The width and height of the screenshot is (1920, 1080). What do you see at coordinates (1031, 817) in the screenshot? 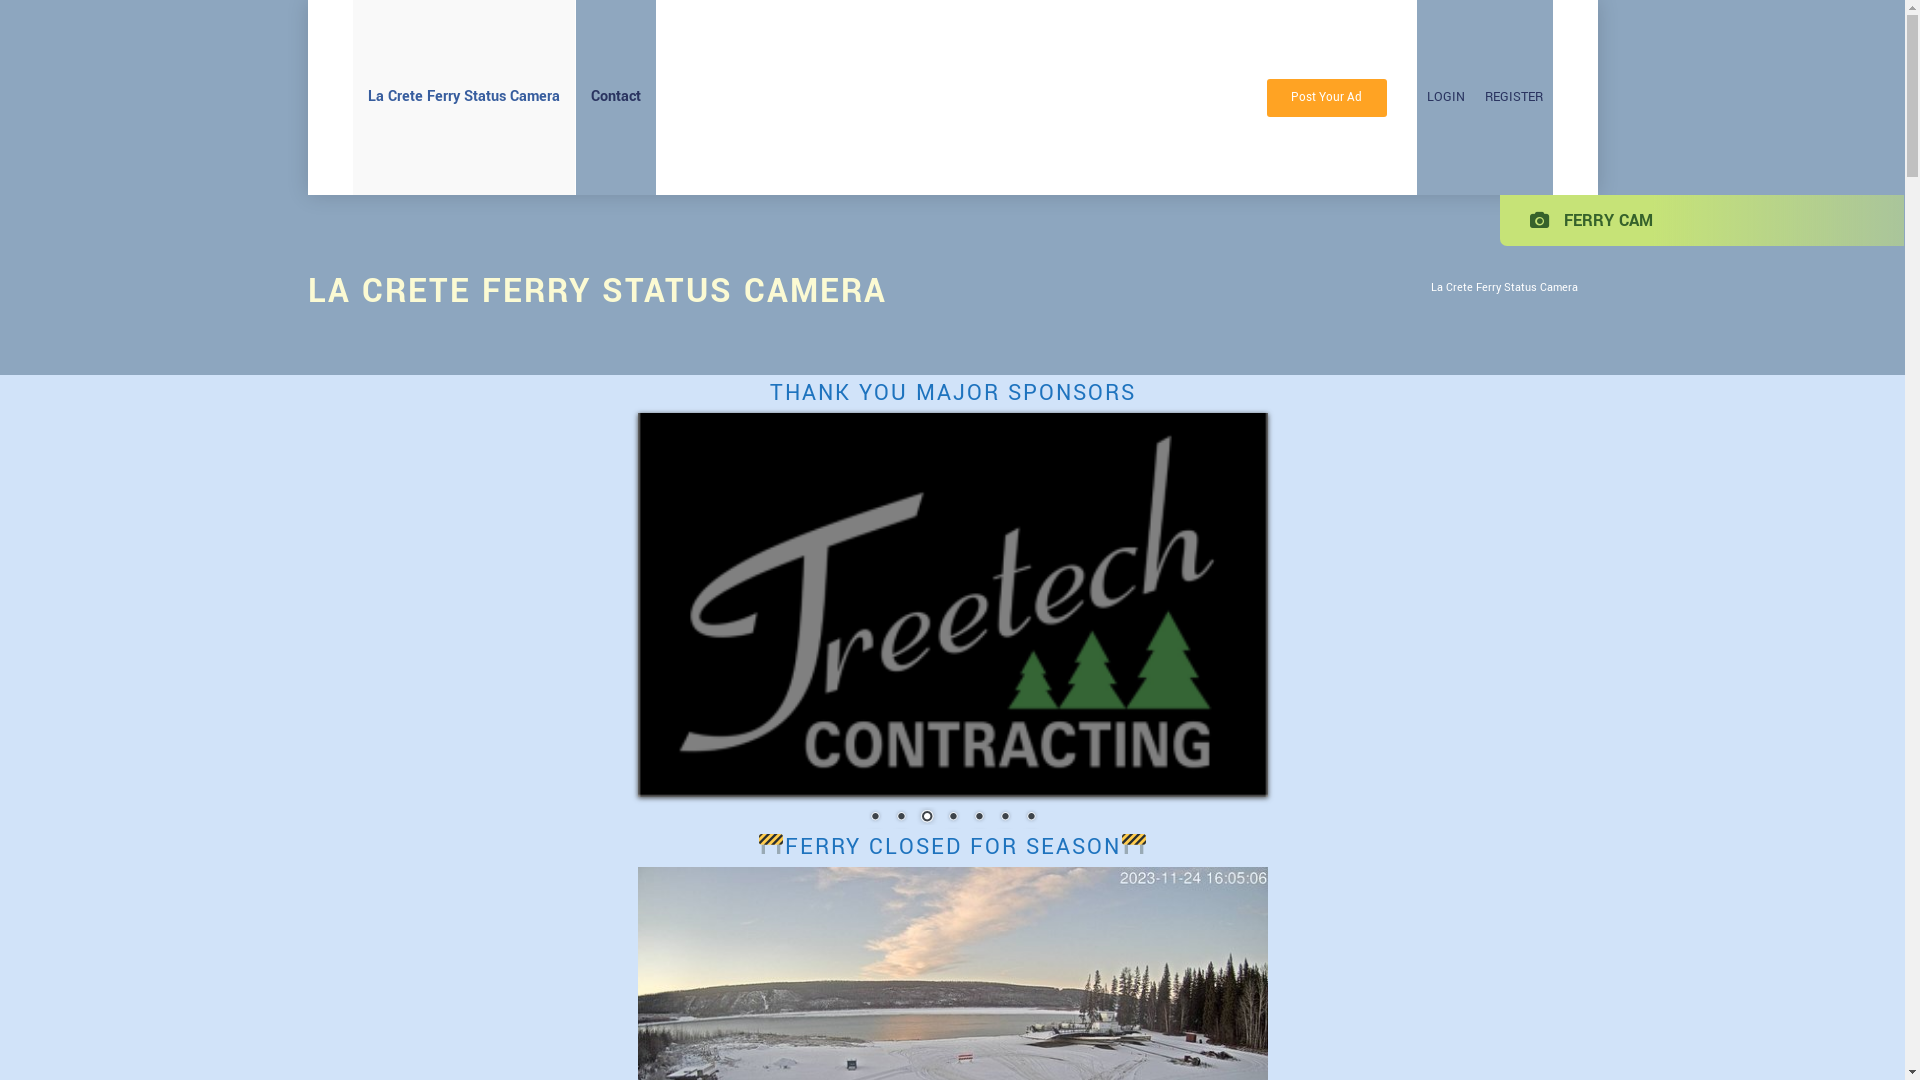
I see `'7'` at bounding box center [1031, 817].